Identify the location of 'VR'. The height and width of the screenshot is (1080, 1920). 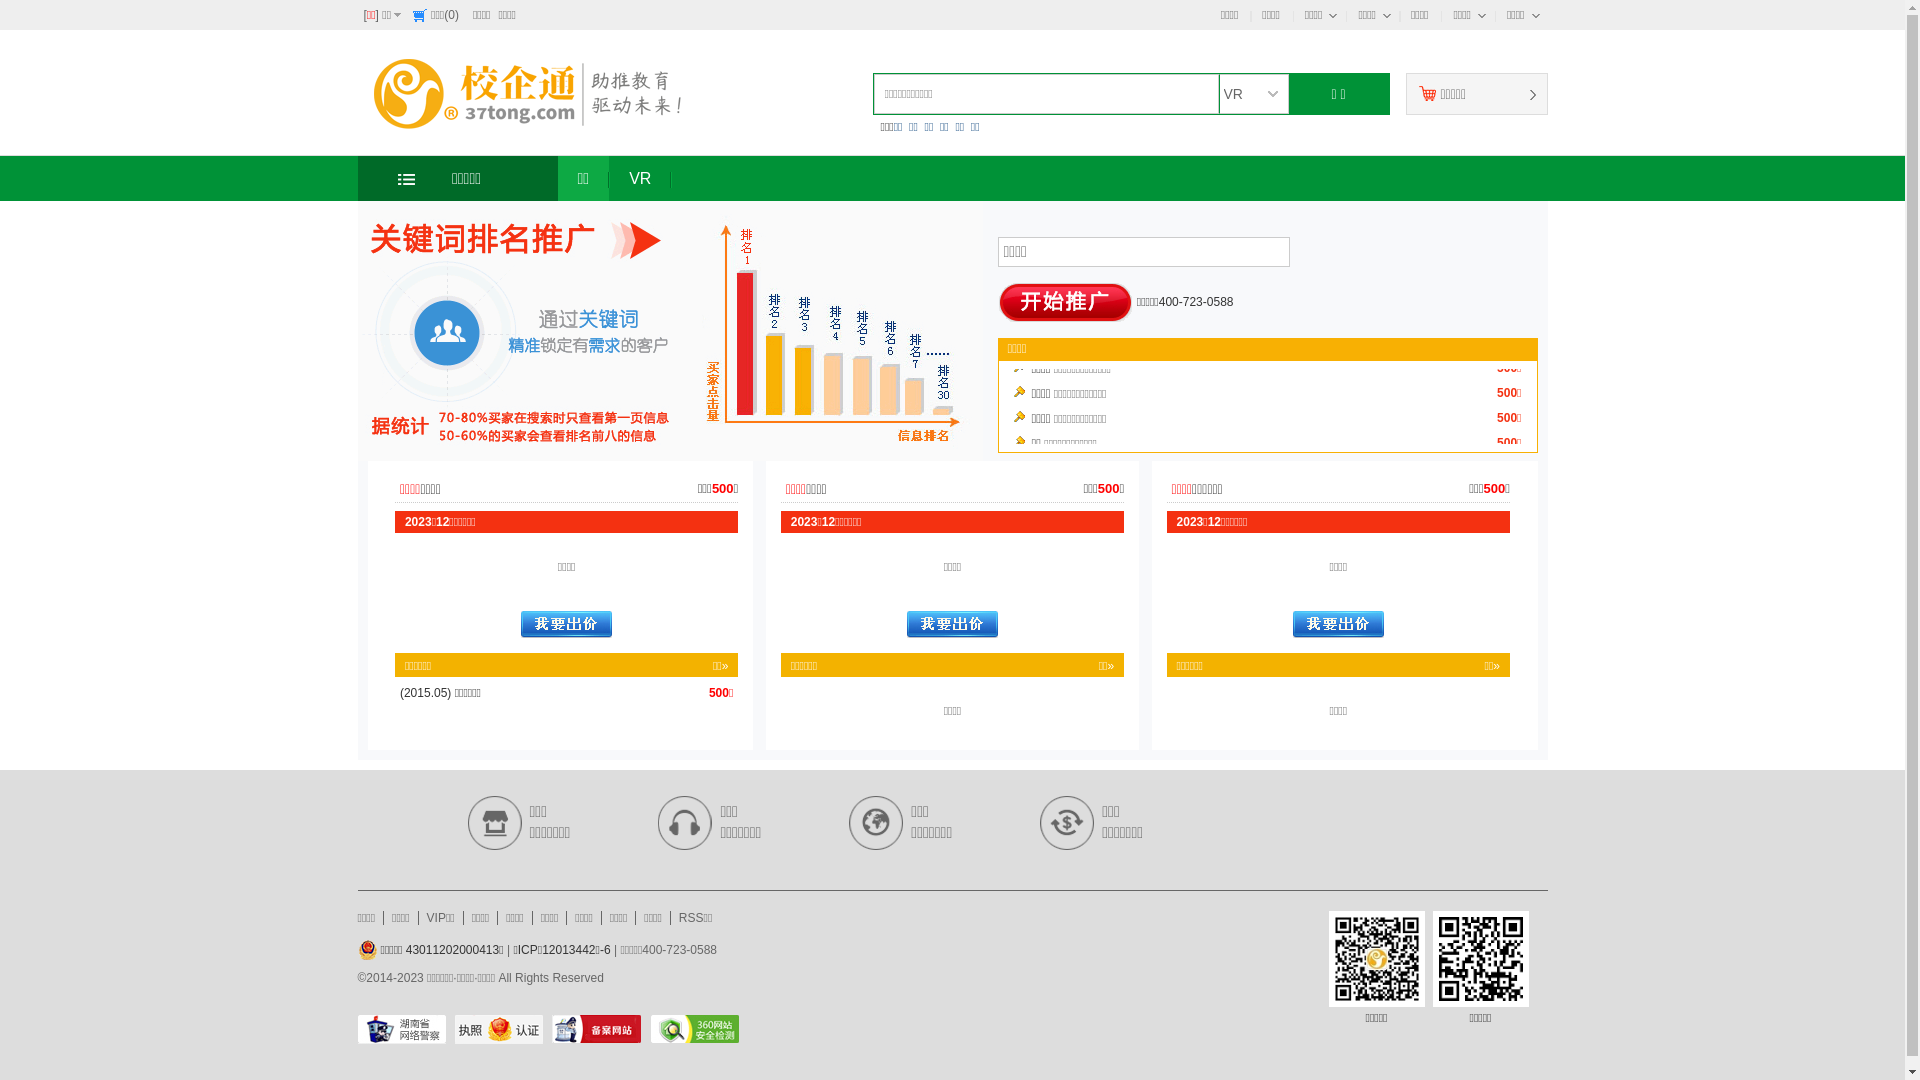
(608, 177).